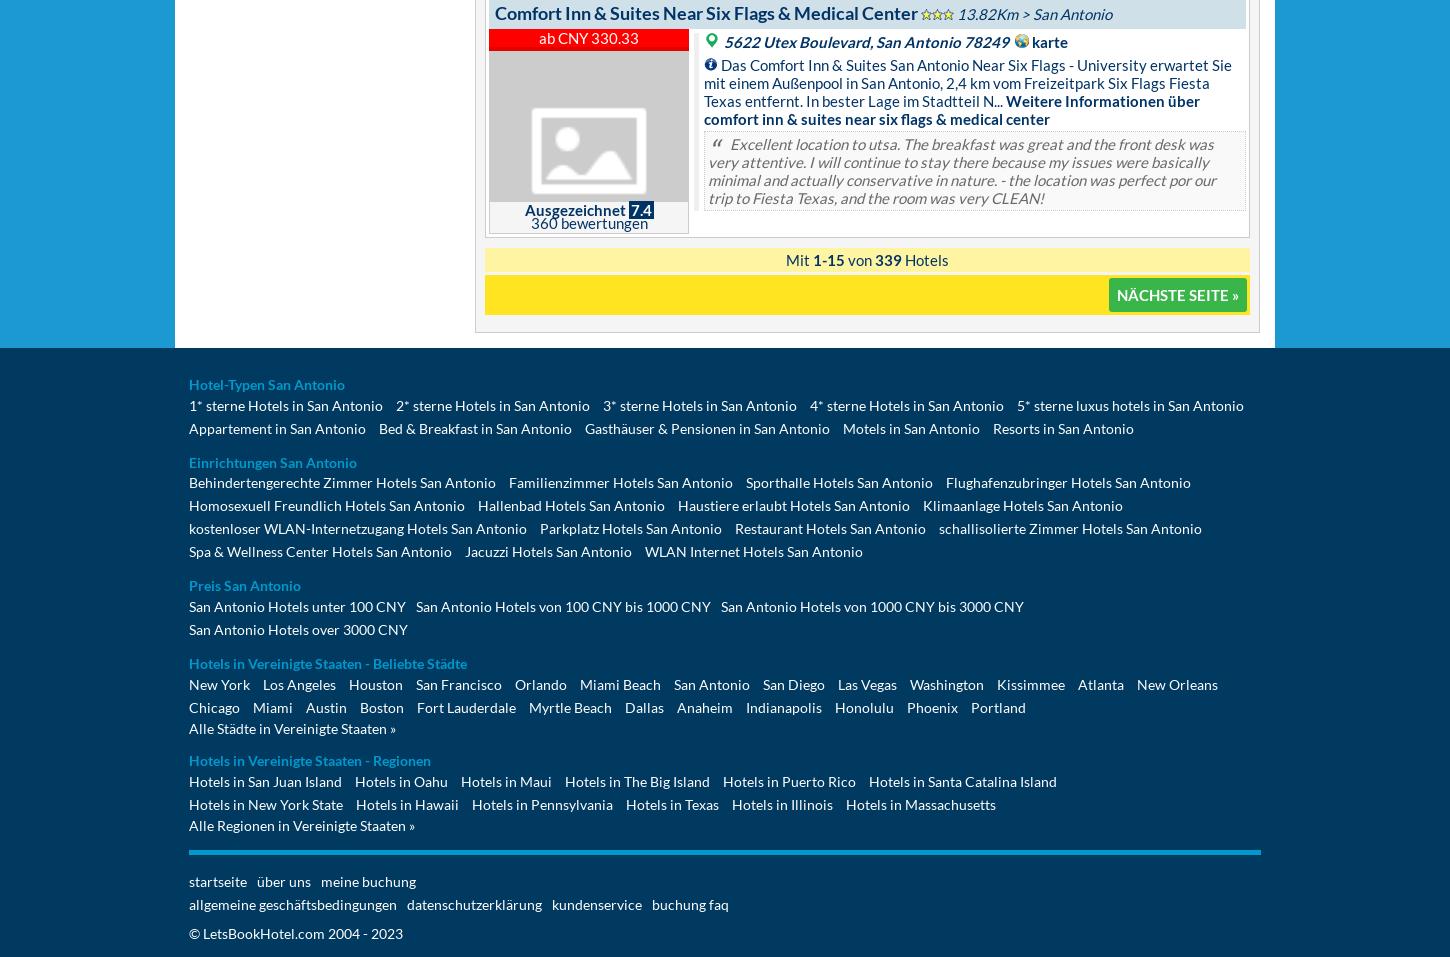  Describe the element at coordinates (465, 707) in the screenshot. I see `'Fort Lauderdale'` at that location.